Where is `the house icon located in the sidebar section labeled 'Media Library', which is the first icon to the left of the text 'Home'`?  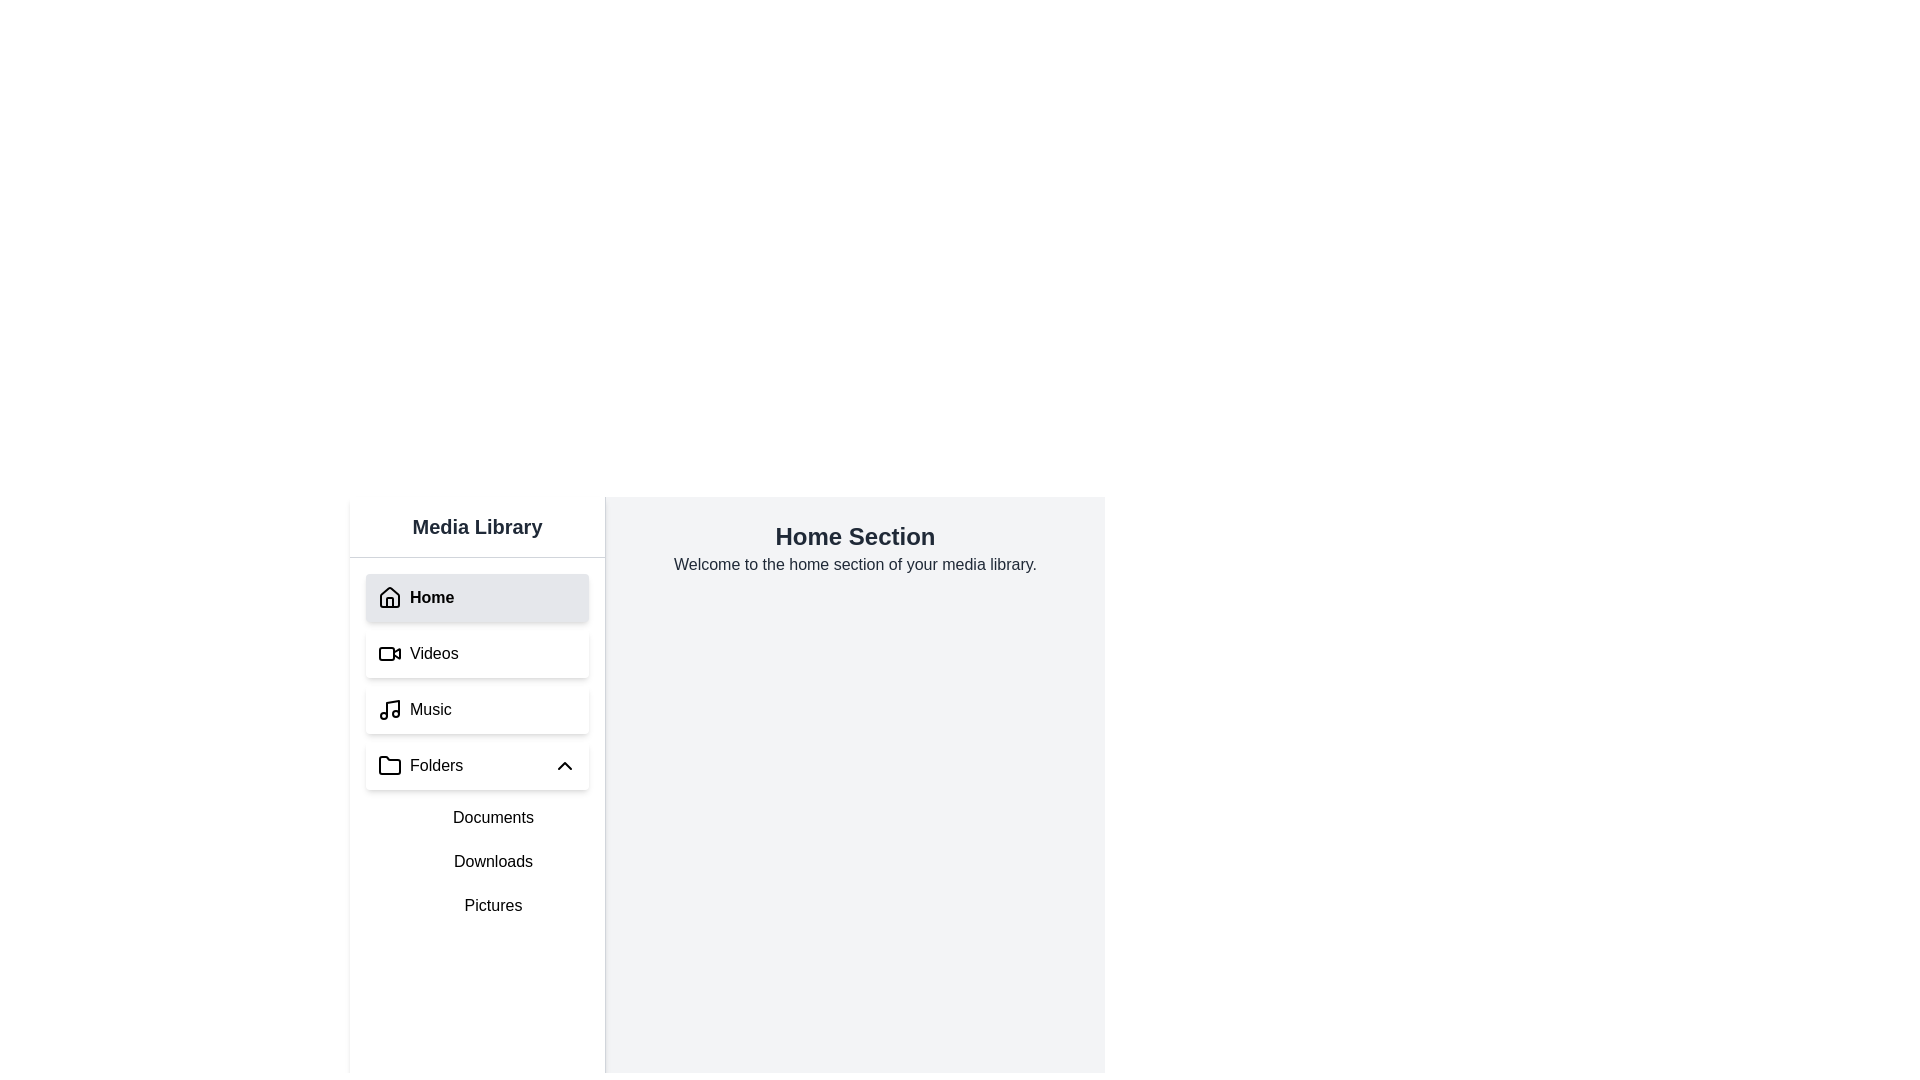 the house icon located in the sidebar section labeled 'Media Library', which is the first icon to the left of the text 'Home' is located at coordinates (389, 596).